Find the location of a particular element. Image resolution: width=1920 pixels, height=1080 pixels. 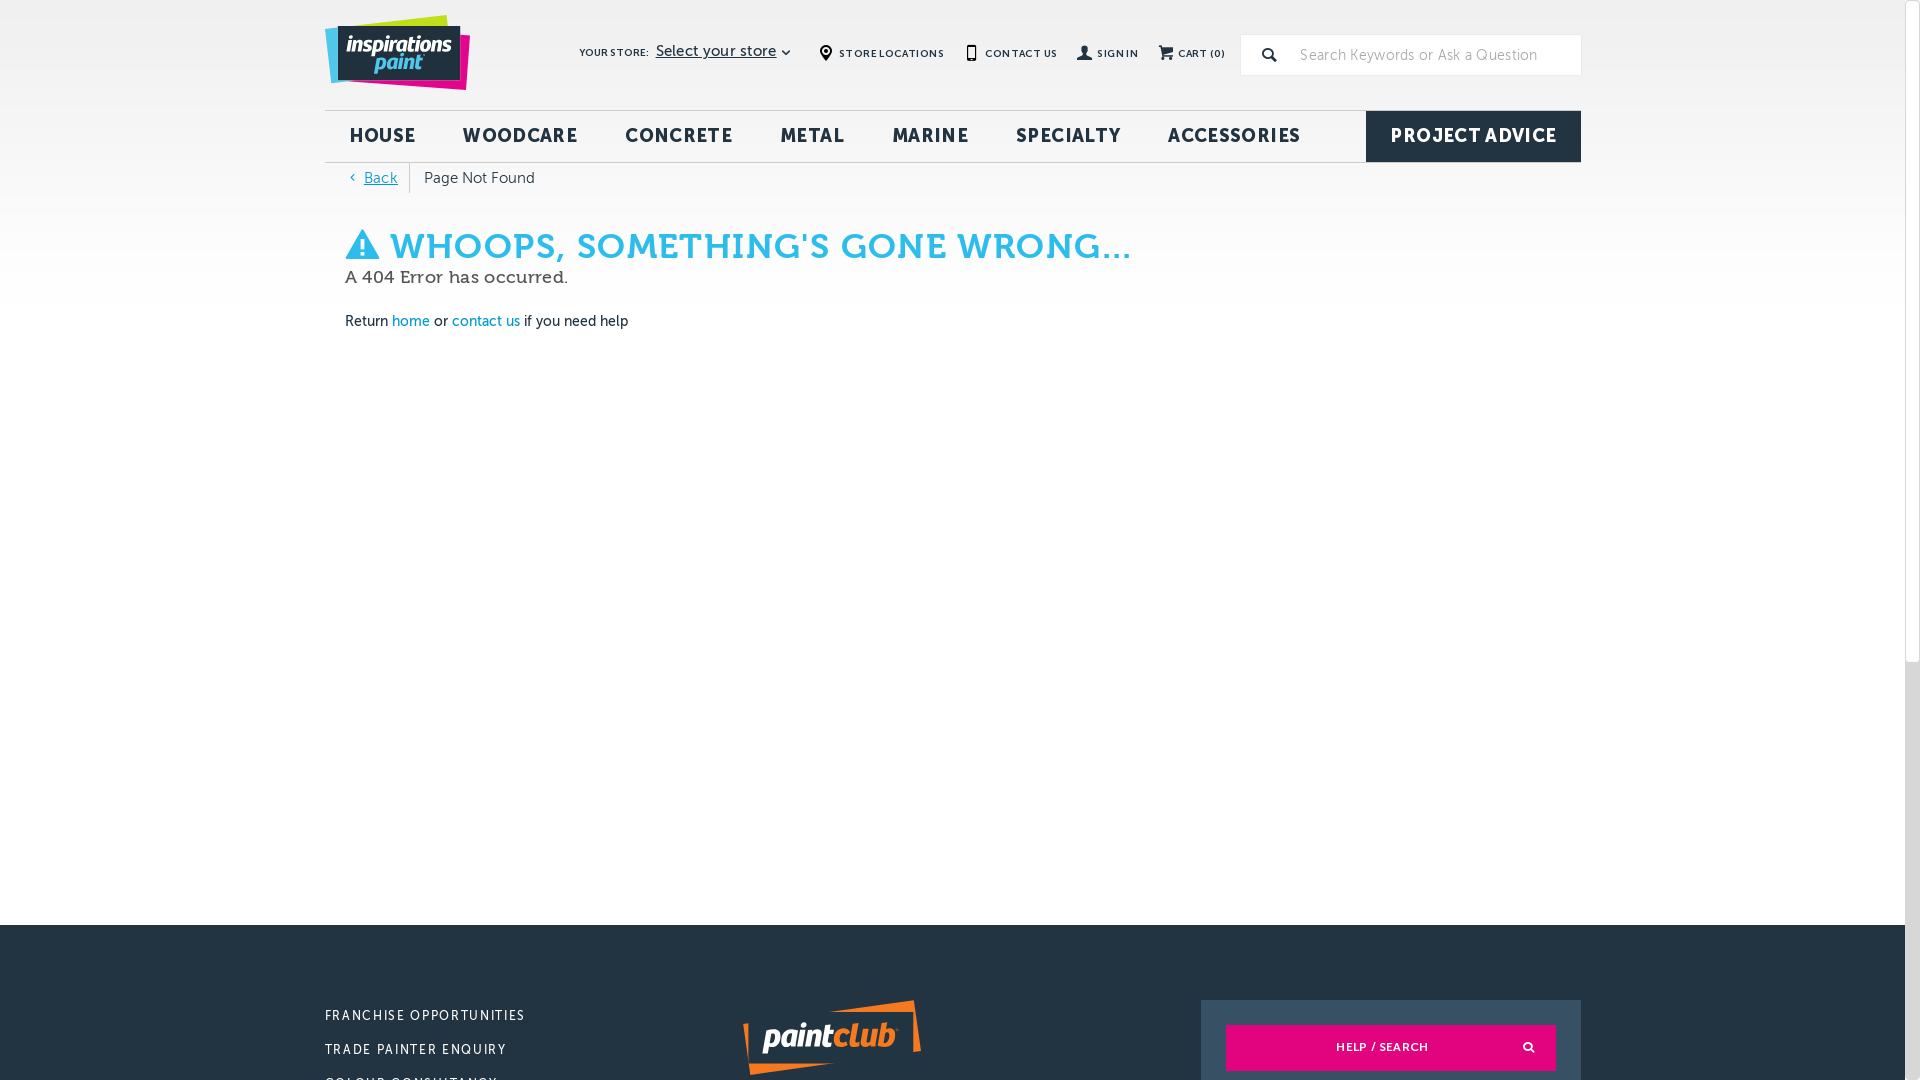

'METAL' is located at coordinates (811, 135).